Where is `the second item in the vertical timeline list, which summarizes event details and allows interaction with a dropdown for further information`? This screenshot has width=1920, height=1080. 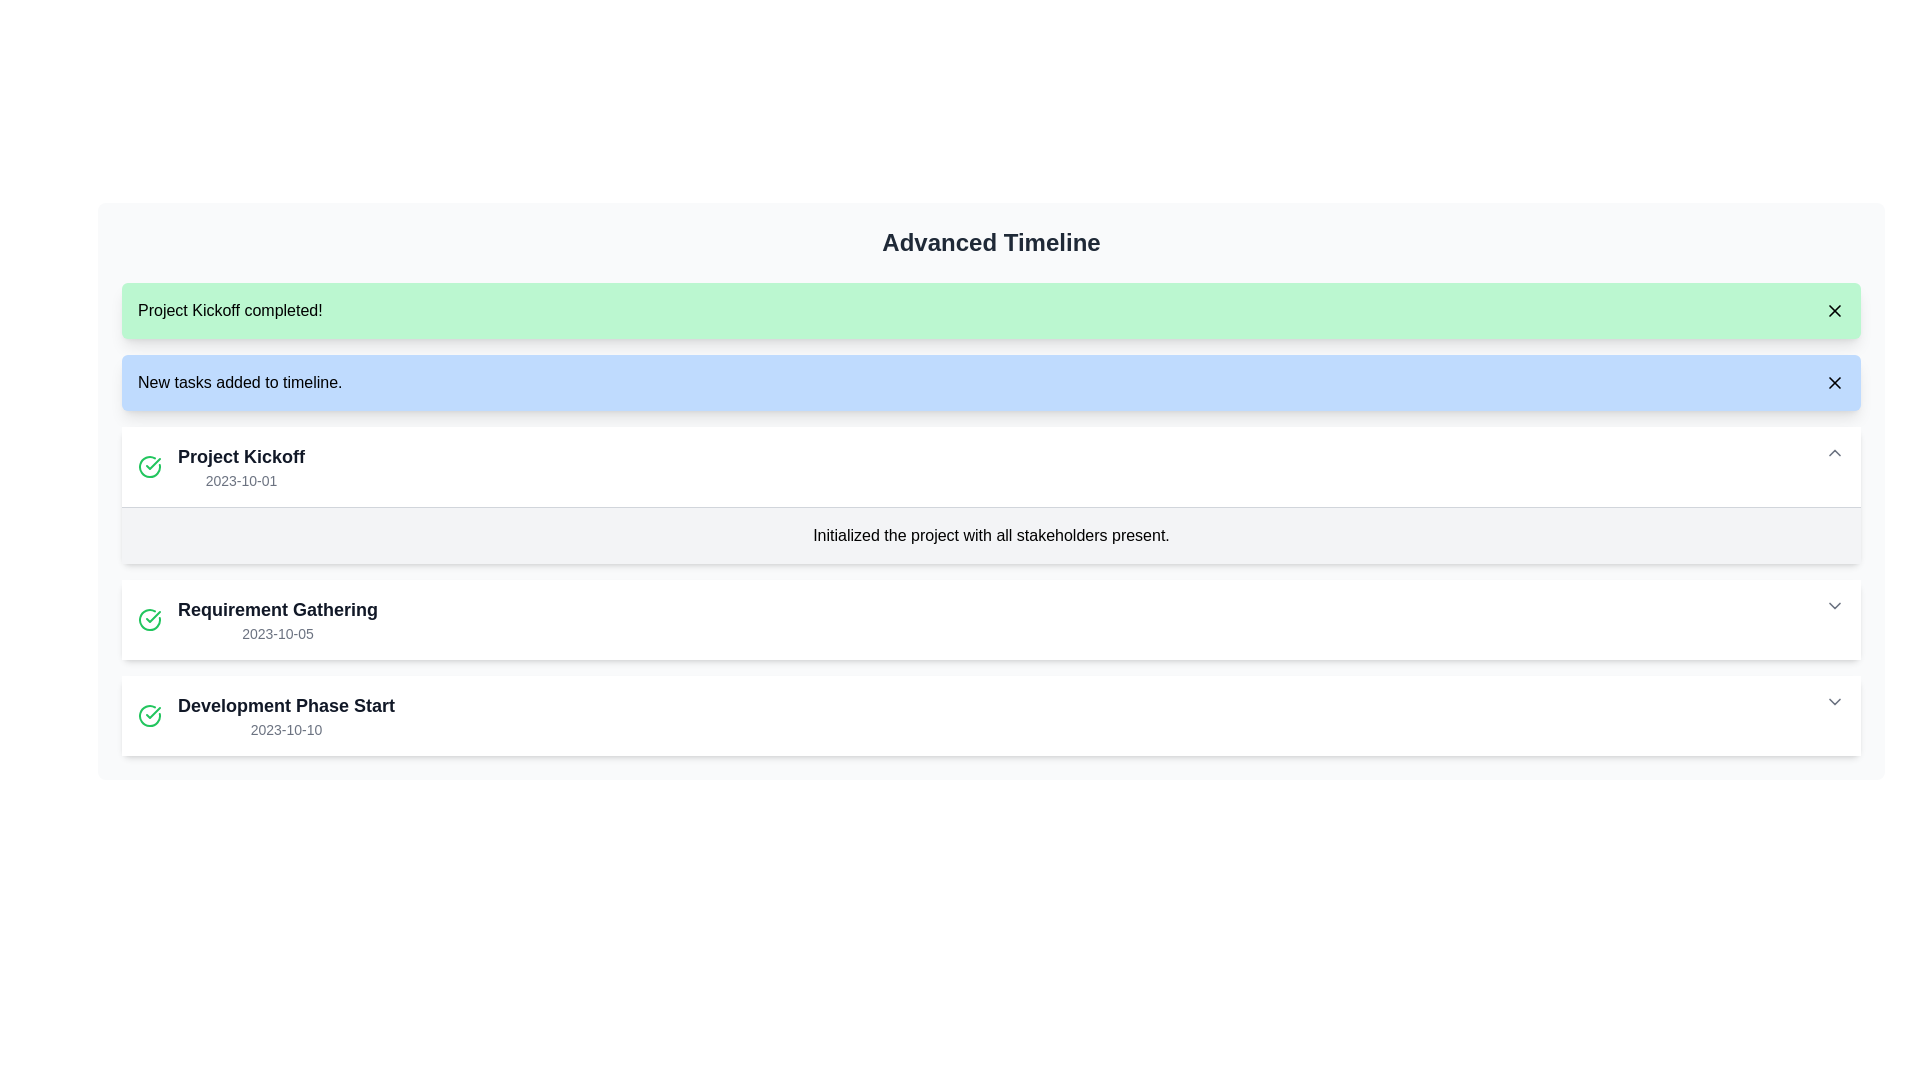 the second item in the vertical timeline list, which summarizes event details and allows interaction with a dropdown for further information is located at coordinates (991, 619).